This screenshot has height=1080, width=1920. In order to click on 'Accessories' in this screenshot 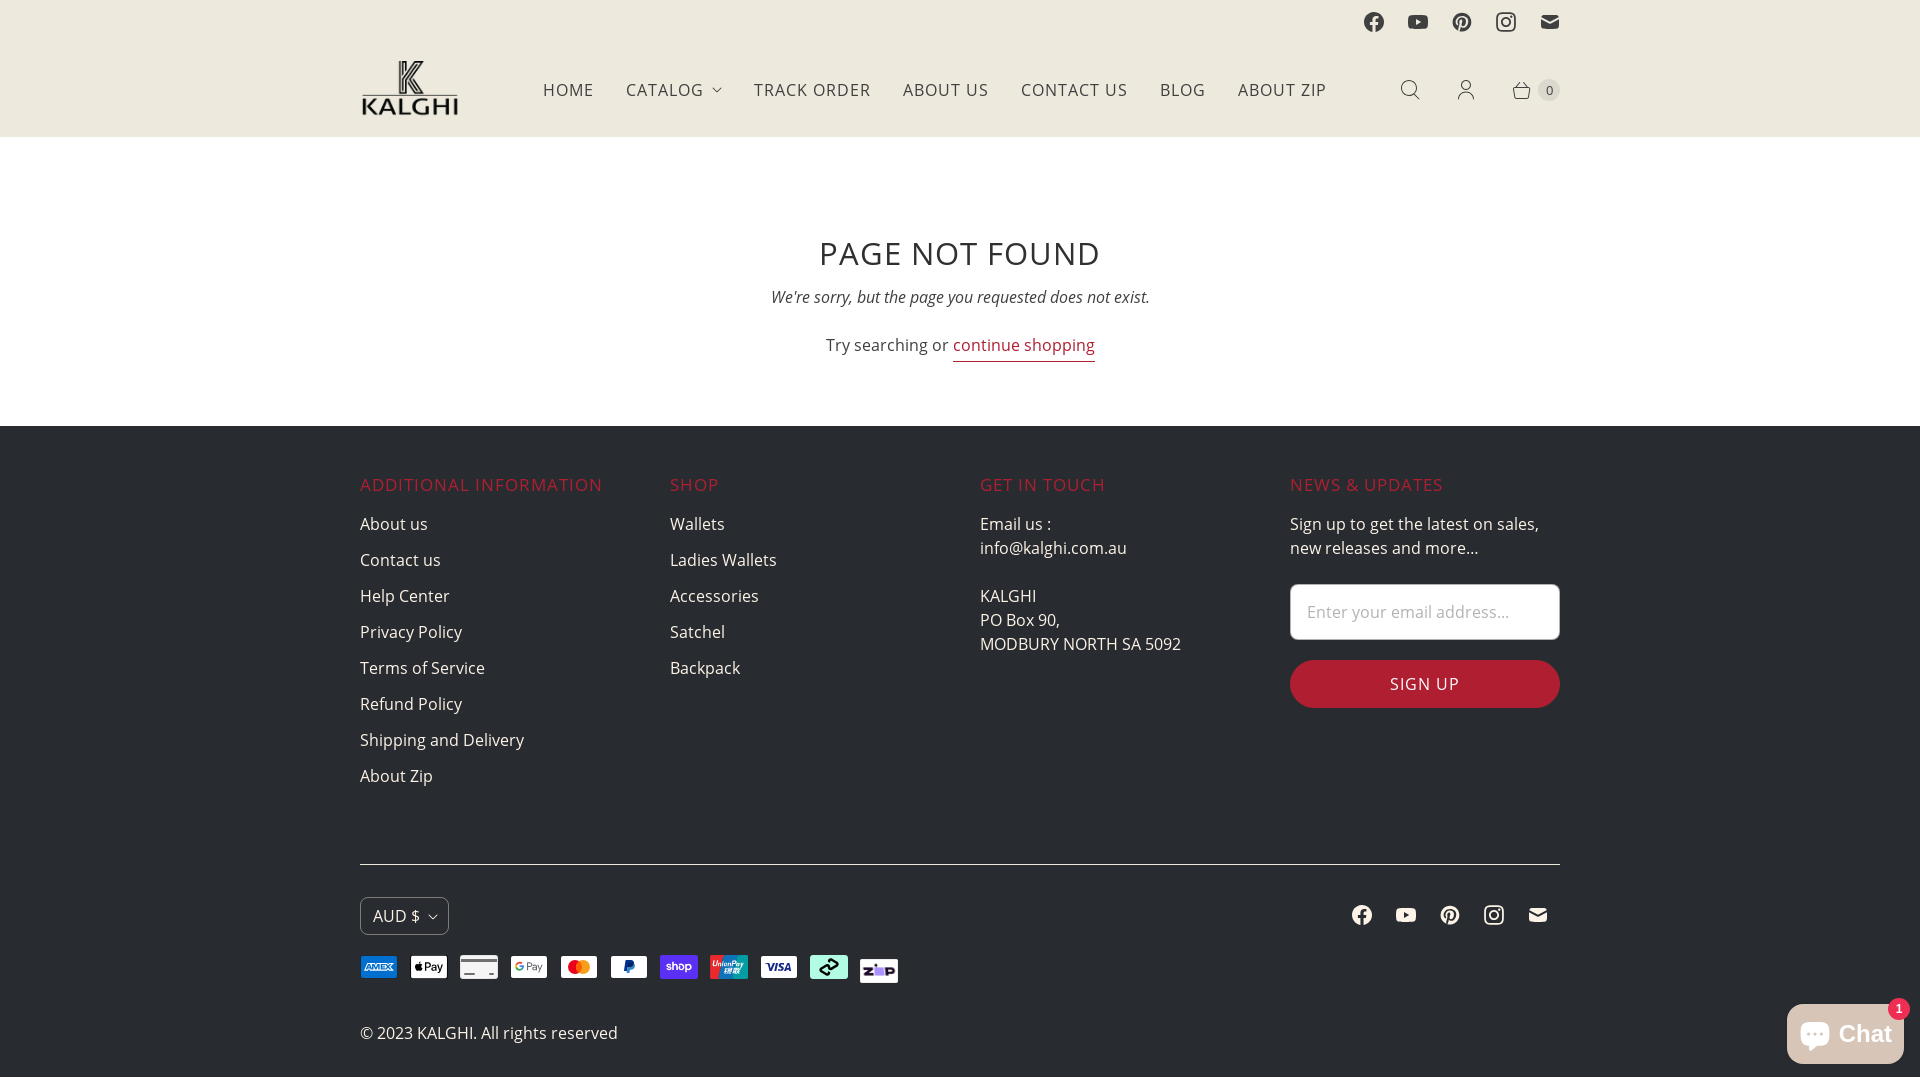, I will do `click(714, 595)`.